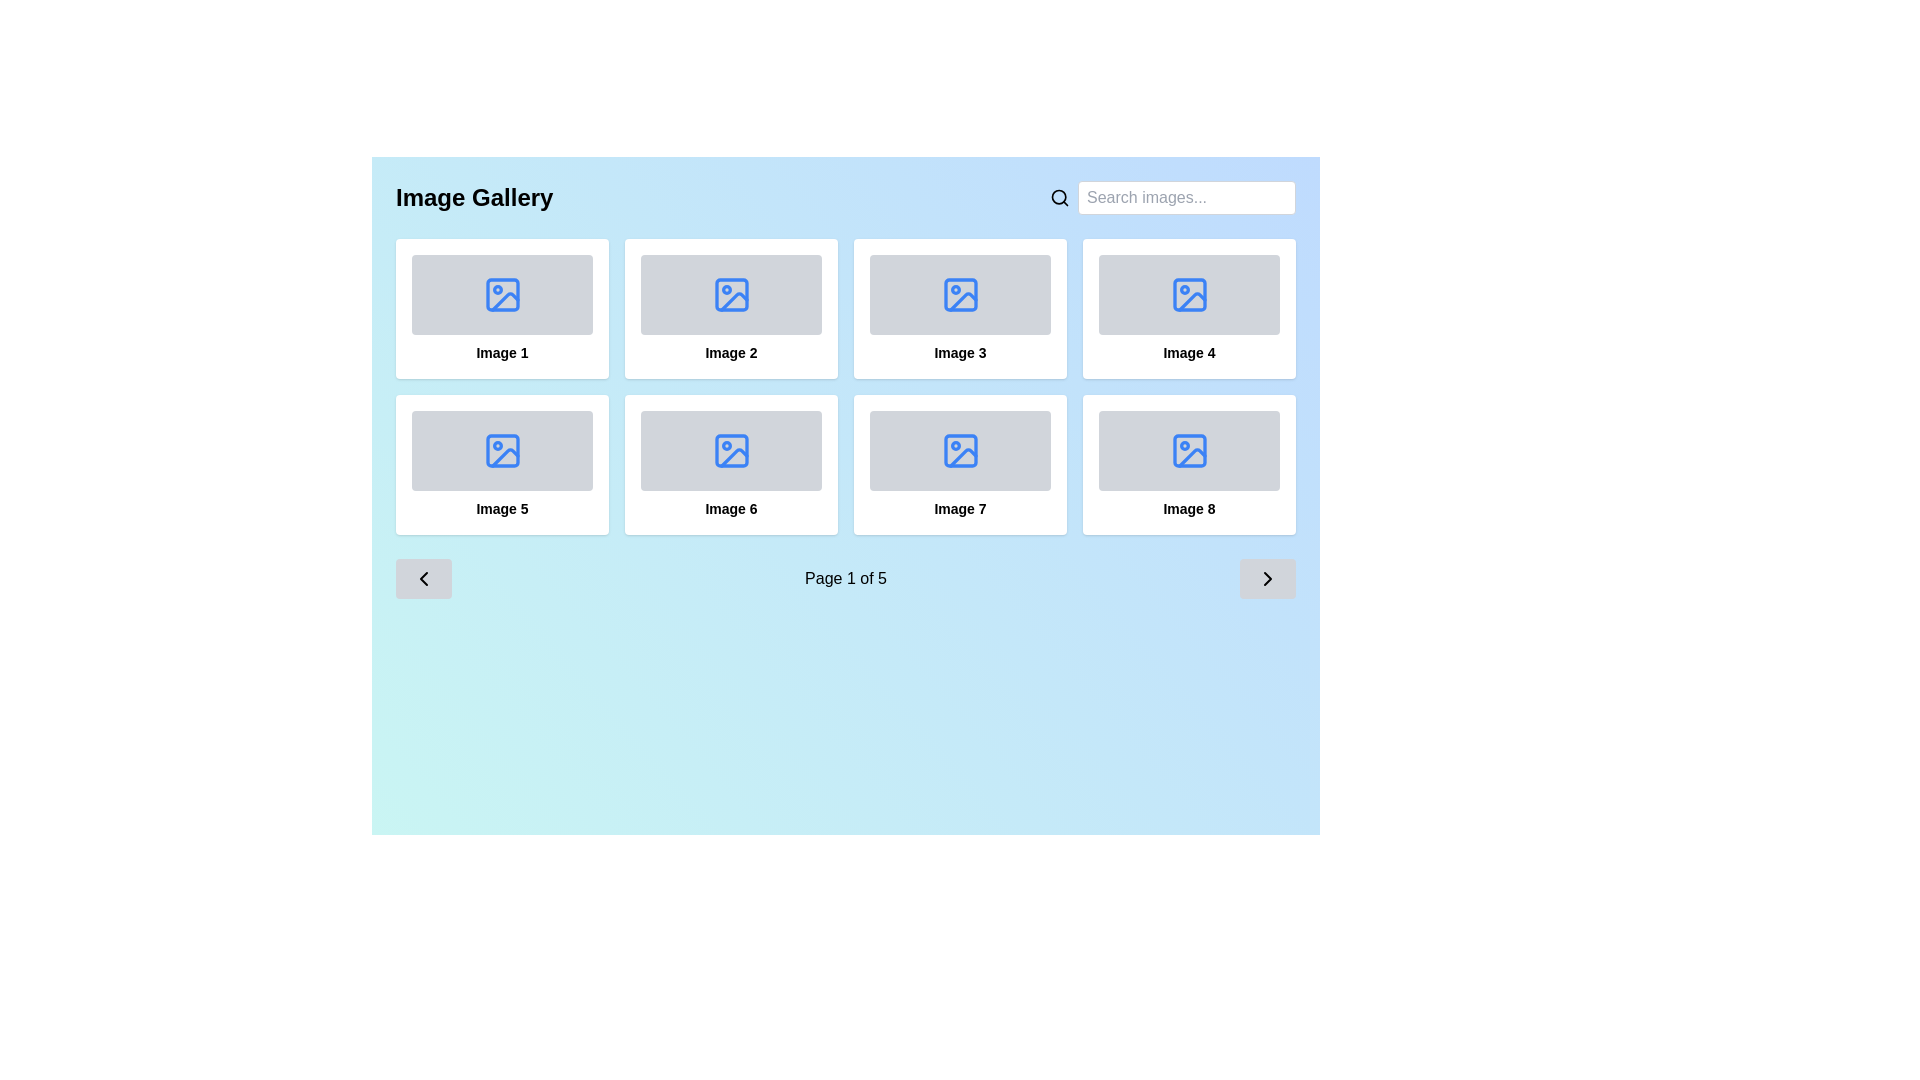 This screenshot has width=1920, height=1080. I want to click on the text input field located in the top right corner of the interface to focus on it, so click(1186, 197).